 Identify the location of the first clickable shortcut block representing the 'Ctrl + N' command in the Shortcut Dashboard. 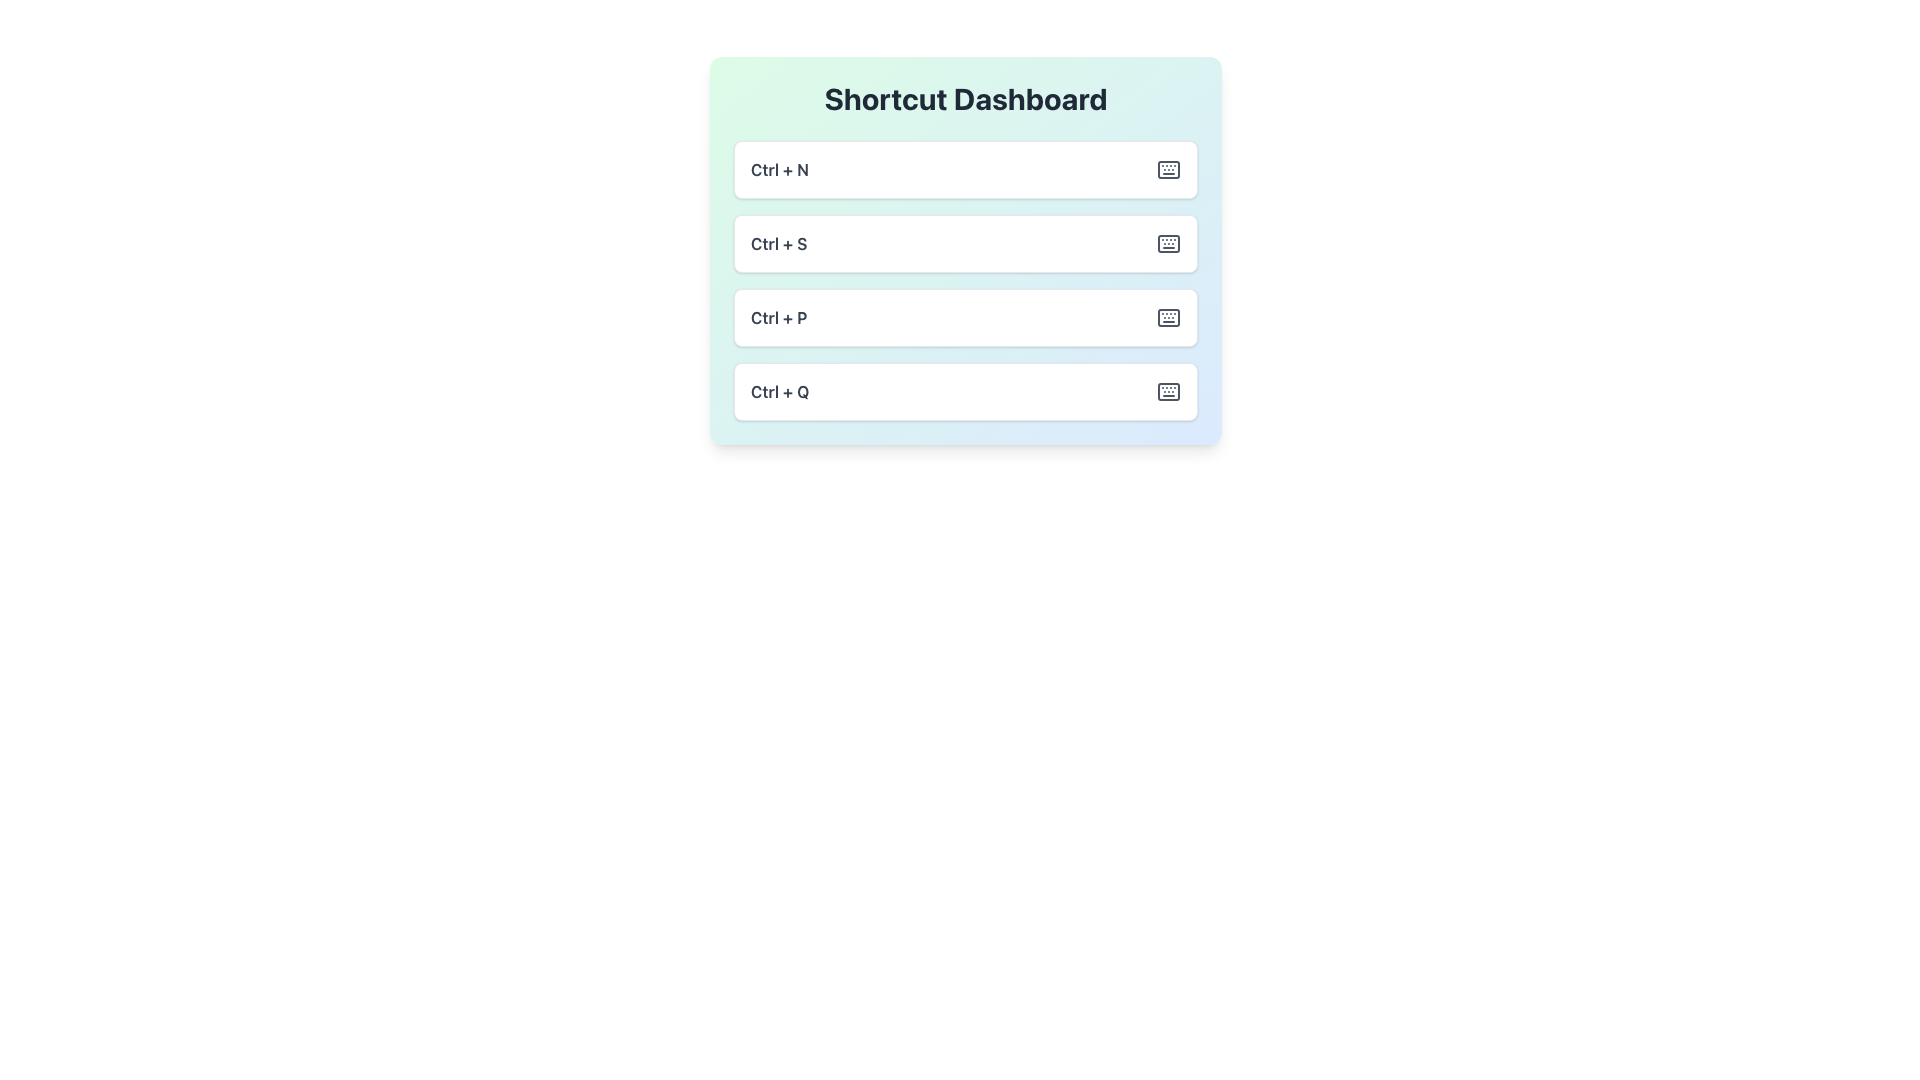
(965, 168).